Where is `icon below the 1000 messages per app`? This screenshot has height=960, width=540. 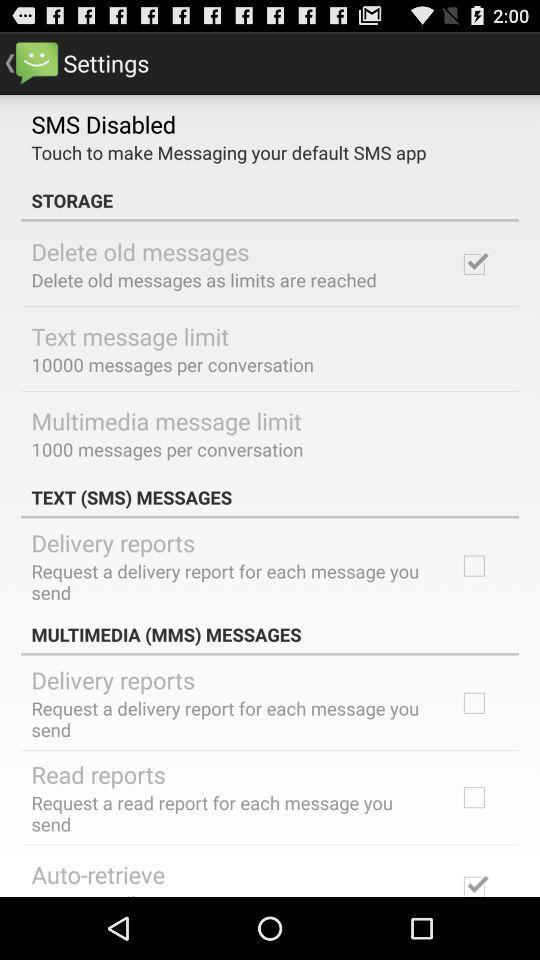 icon below the 1000 messages per app is located at coordinates (270, 496).